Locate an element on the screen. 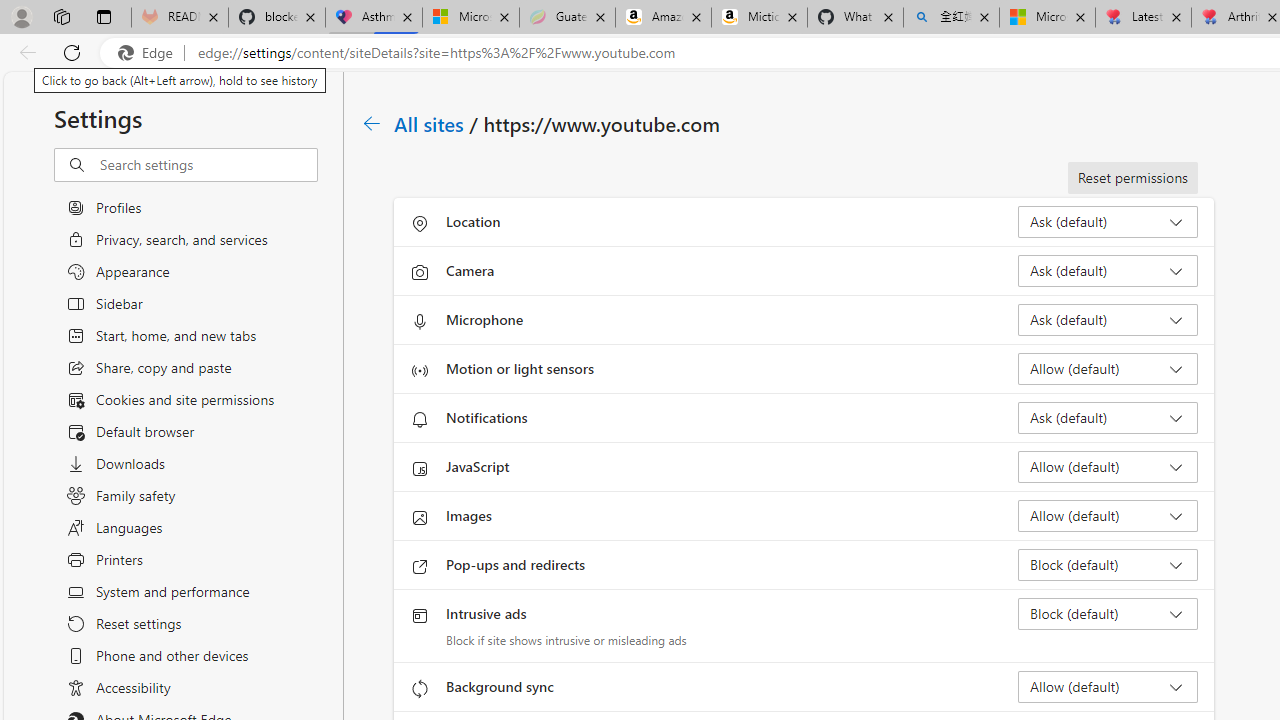 The height and width of the screenshot is (720, 1280). 'Go back to All sites page.' is located at coordinates (372, 123).